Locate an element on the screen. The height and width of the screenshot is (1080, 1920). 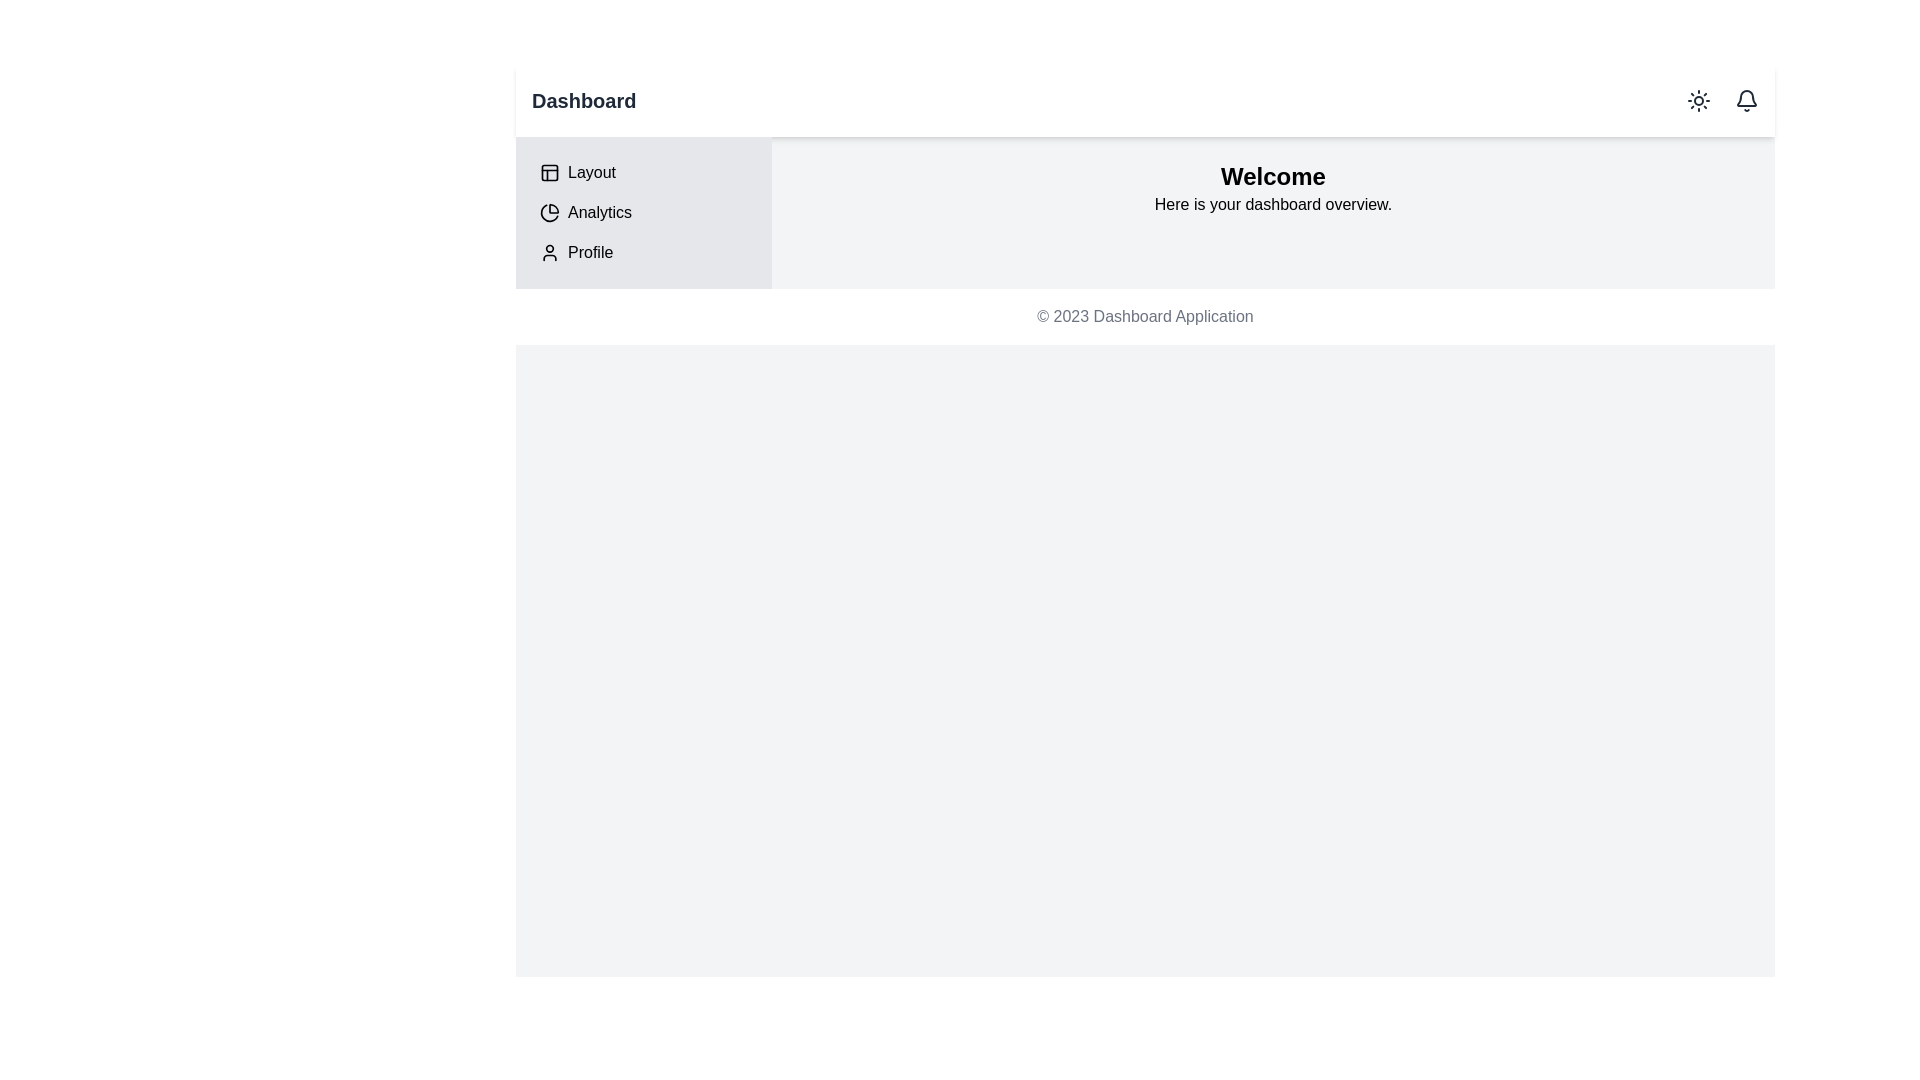
the circular pie chart-like icon located in the vertical navigation panel, which is part of the 'Analytics' menu item is located at coordinates (550, 212).